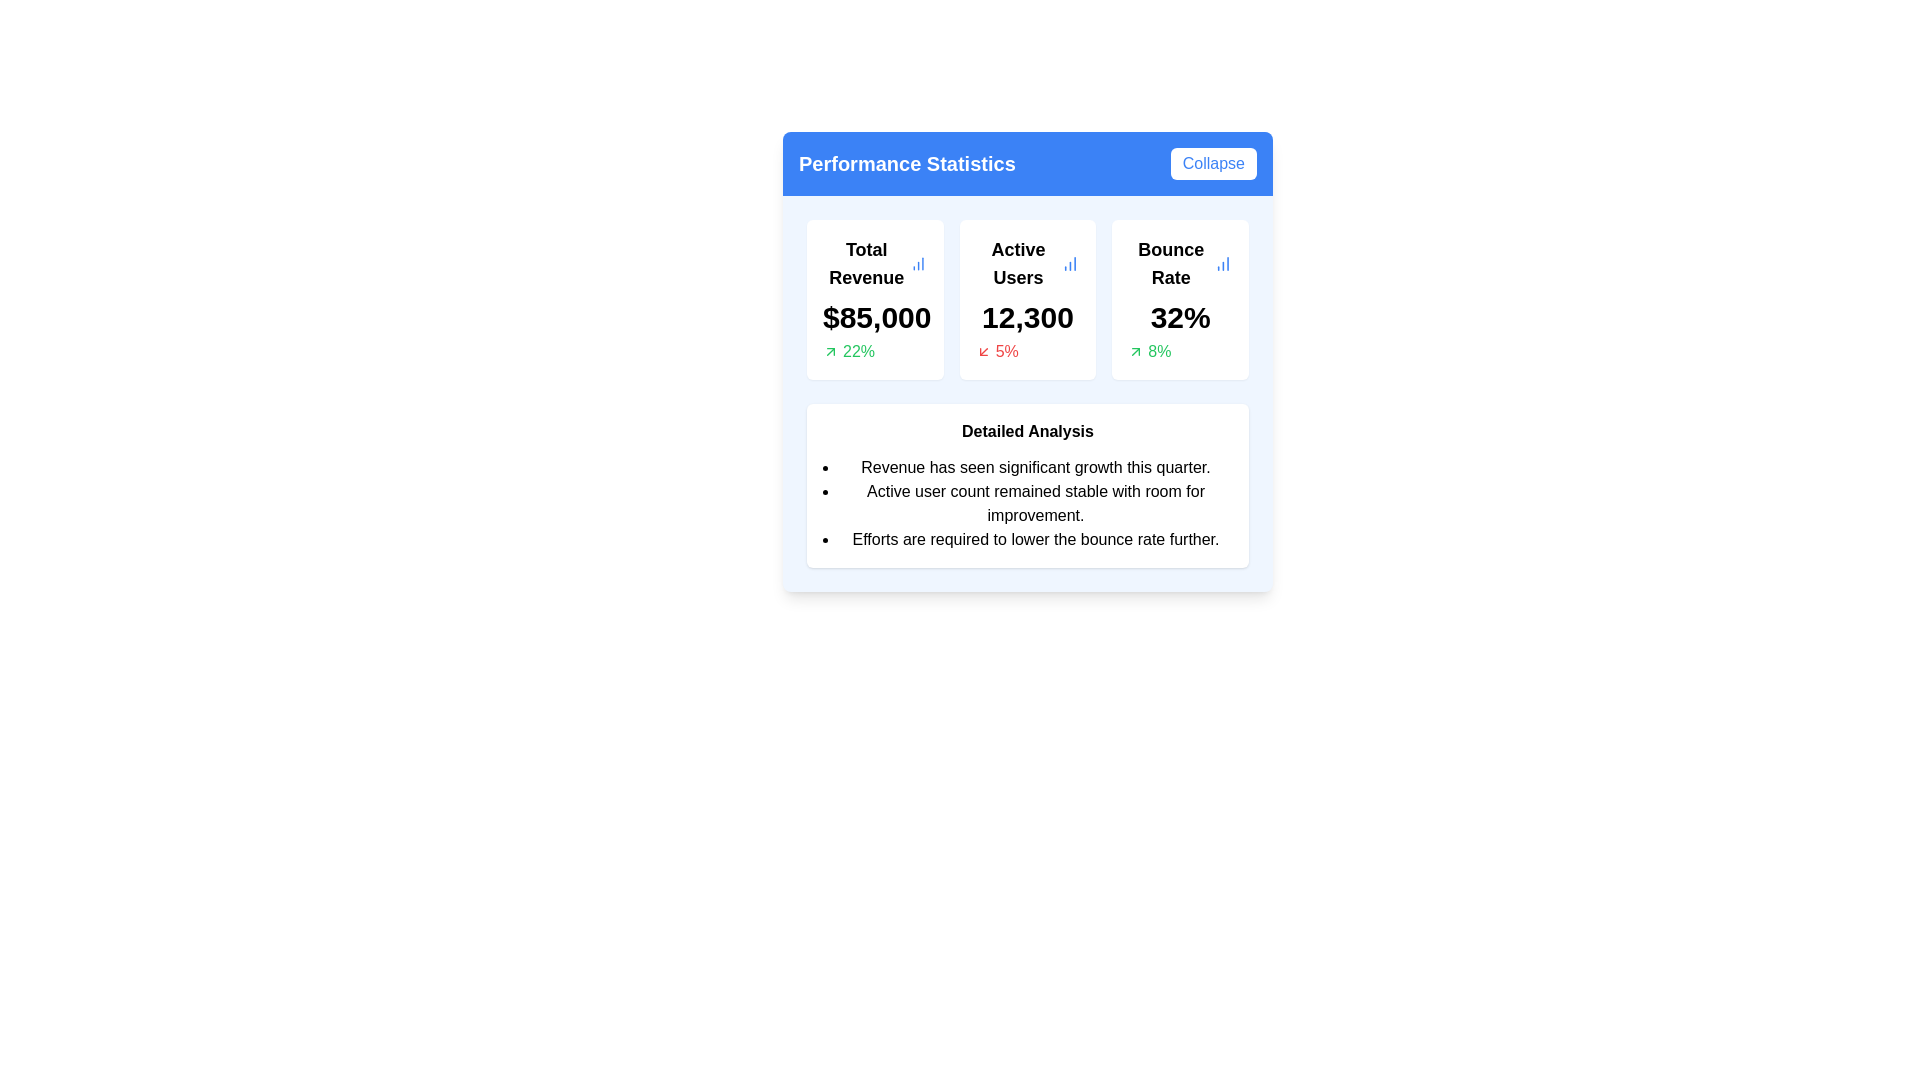 This screenshot has width=1920, height=1080. What do you see at coordinates (1036, 503) in the screenshot?
I see `the second item in the bulleted list located in the 'Detailed Analysis' section of the performance statistics card, which communicates potential improvements in user counts` at bounding box center [1036, 503].